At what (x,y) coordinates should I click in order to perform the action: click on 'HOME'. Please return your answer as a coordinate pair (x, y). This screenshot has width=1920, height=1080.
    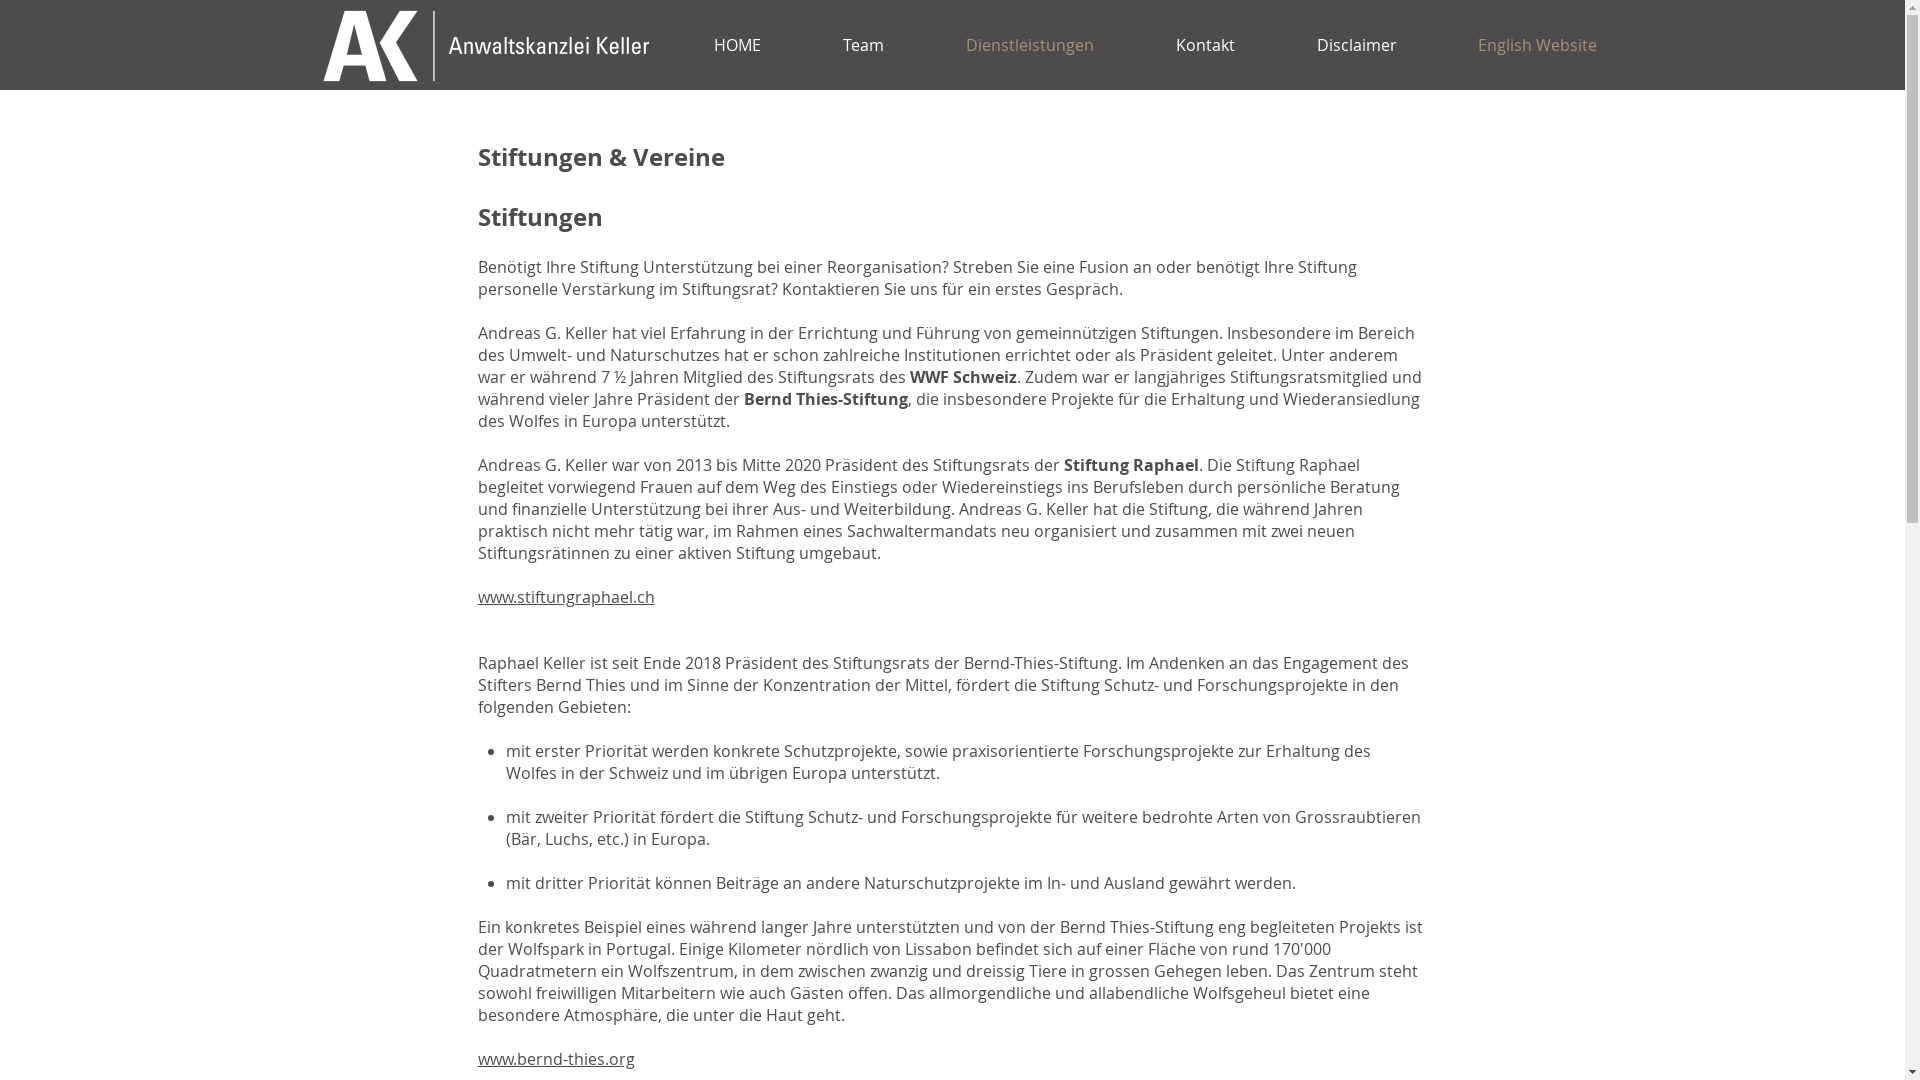
    Looking at the image, I should click on (672, 45).